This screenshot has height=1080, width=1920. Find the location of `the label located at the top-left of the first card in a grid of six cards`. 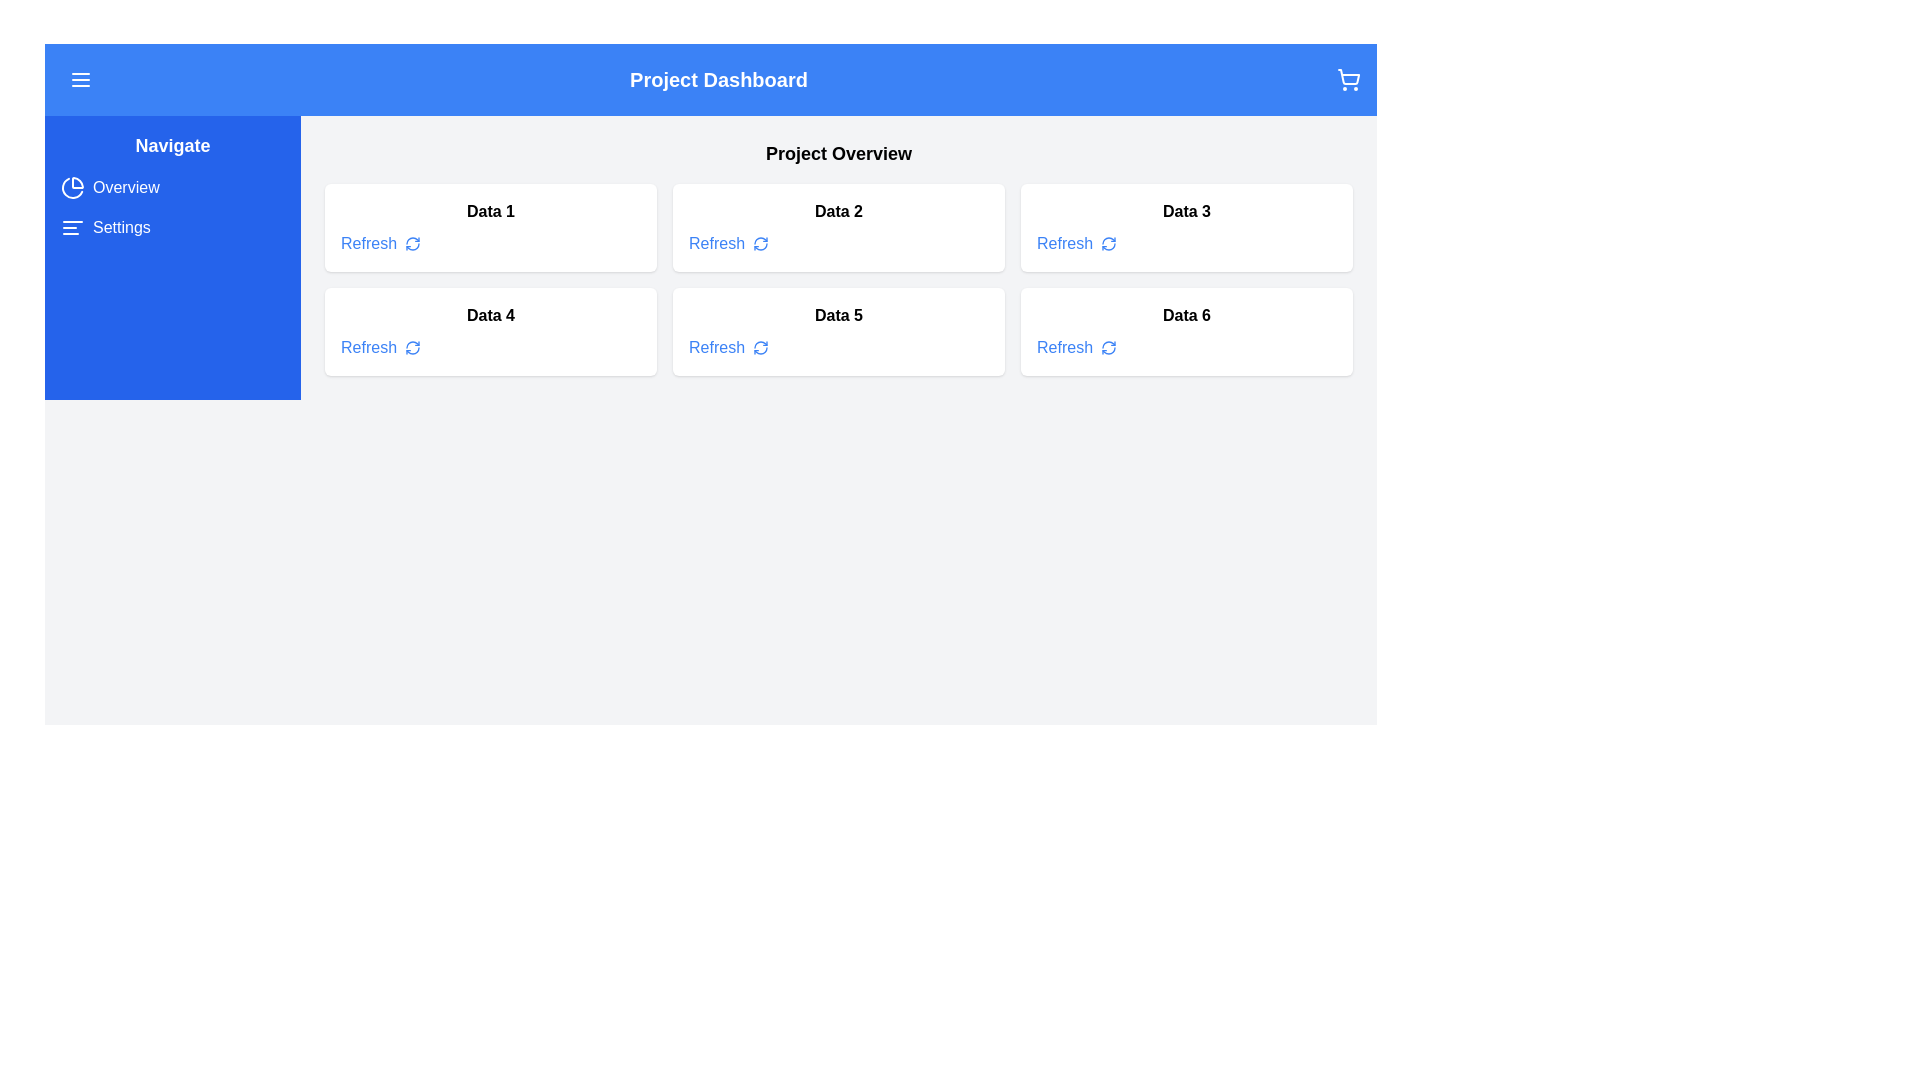

the label located at the top-left of the first card in a grid of six cards is located at coordinates (490, 212).